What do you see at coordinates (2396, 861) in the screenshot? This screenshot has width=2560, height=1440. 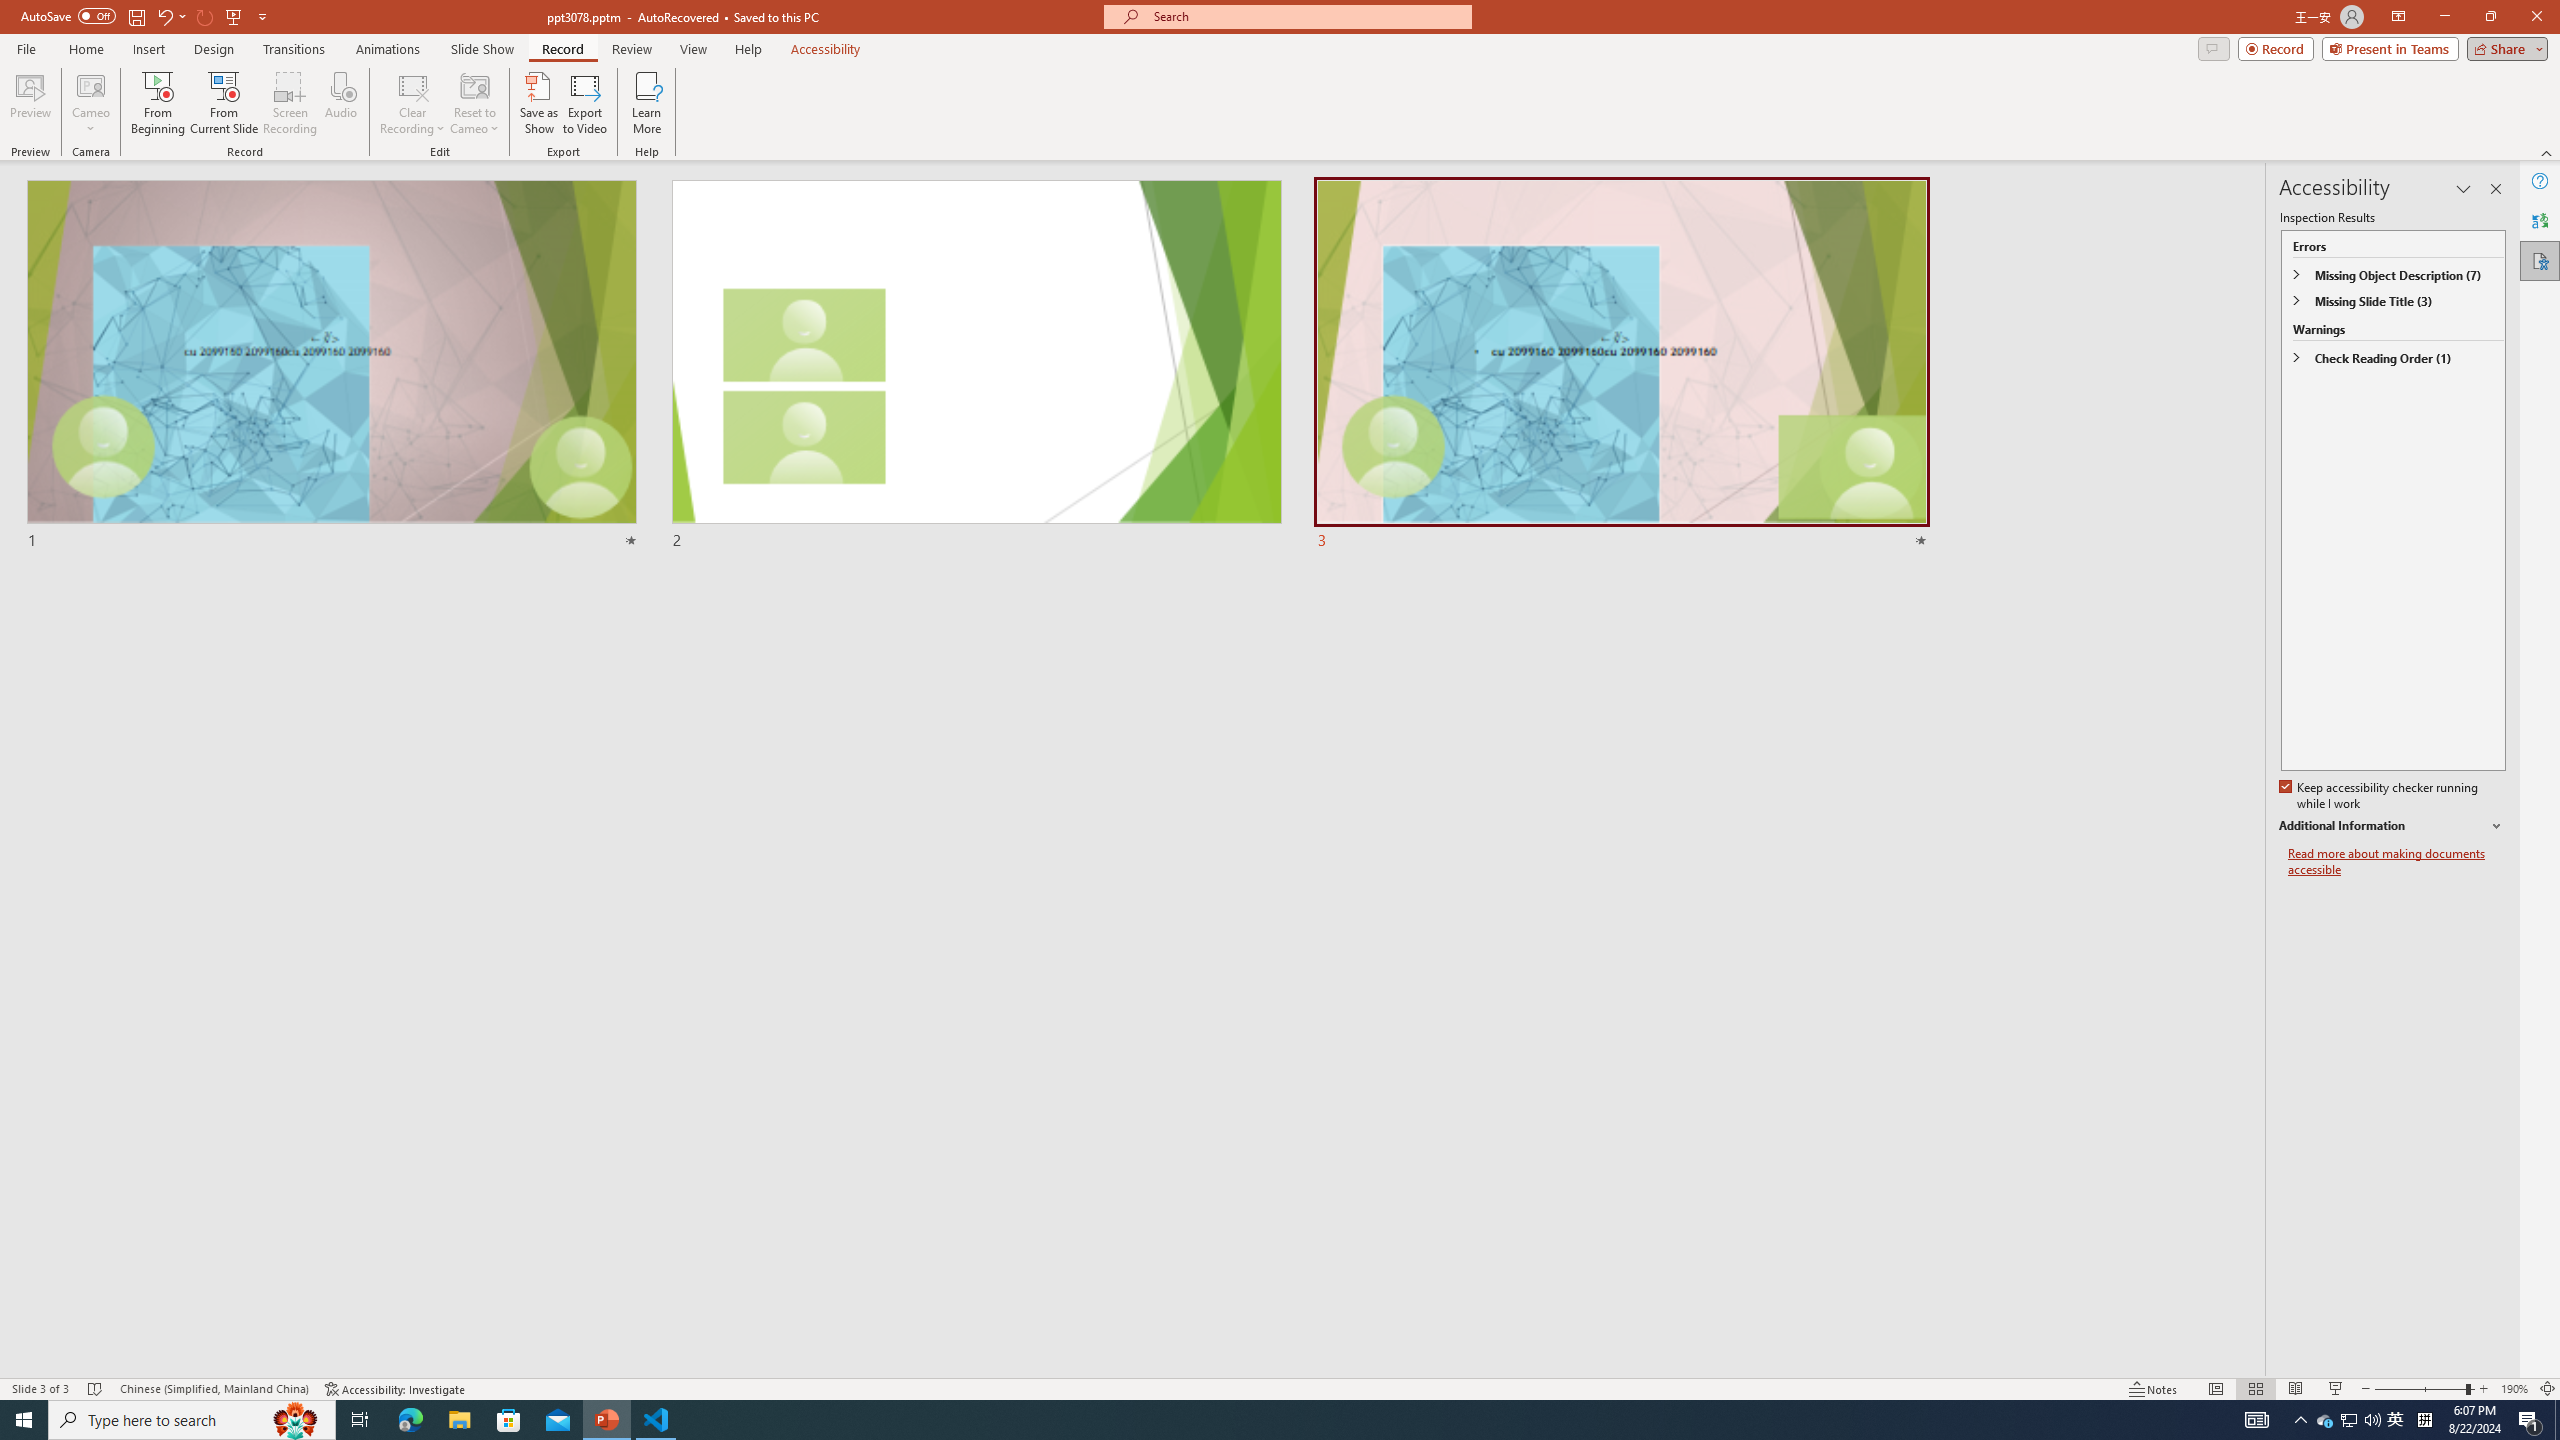 I see `'Read more about making documents accessible'` at bounding box center [2396, 861].